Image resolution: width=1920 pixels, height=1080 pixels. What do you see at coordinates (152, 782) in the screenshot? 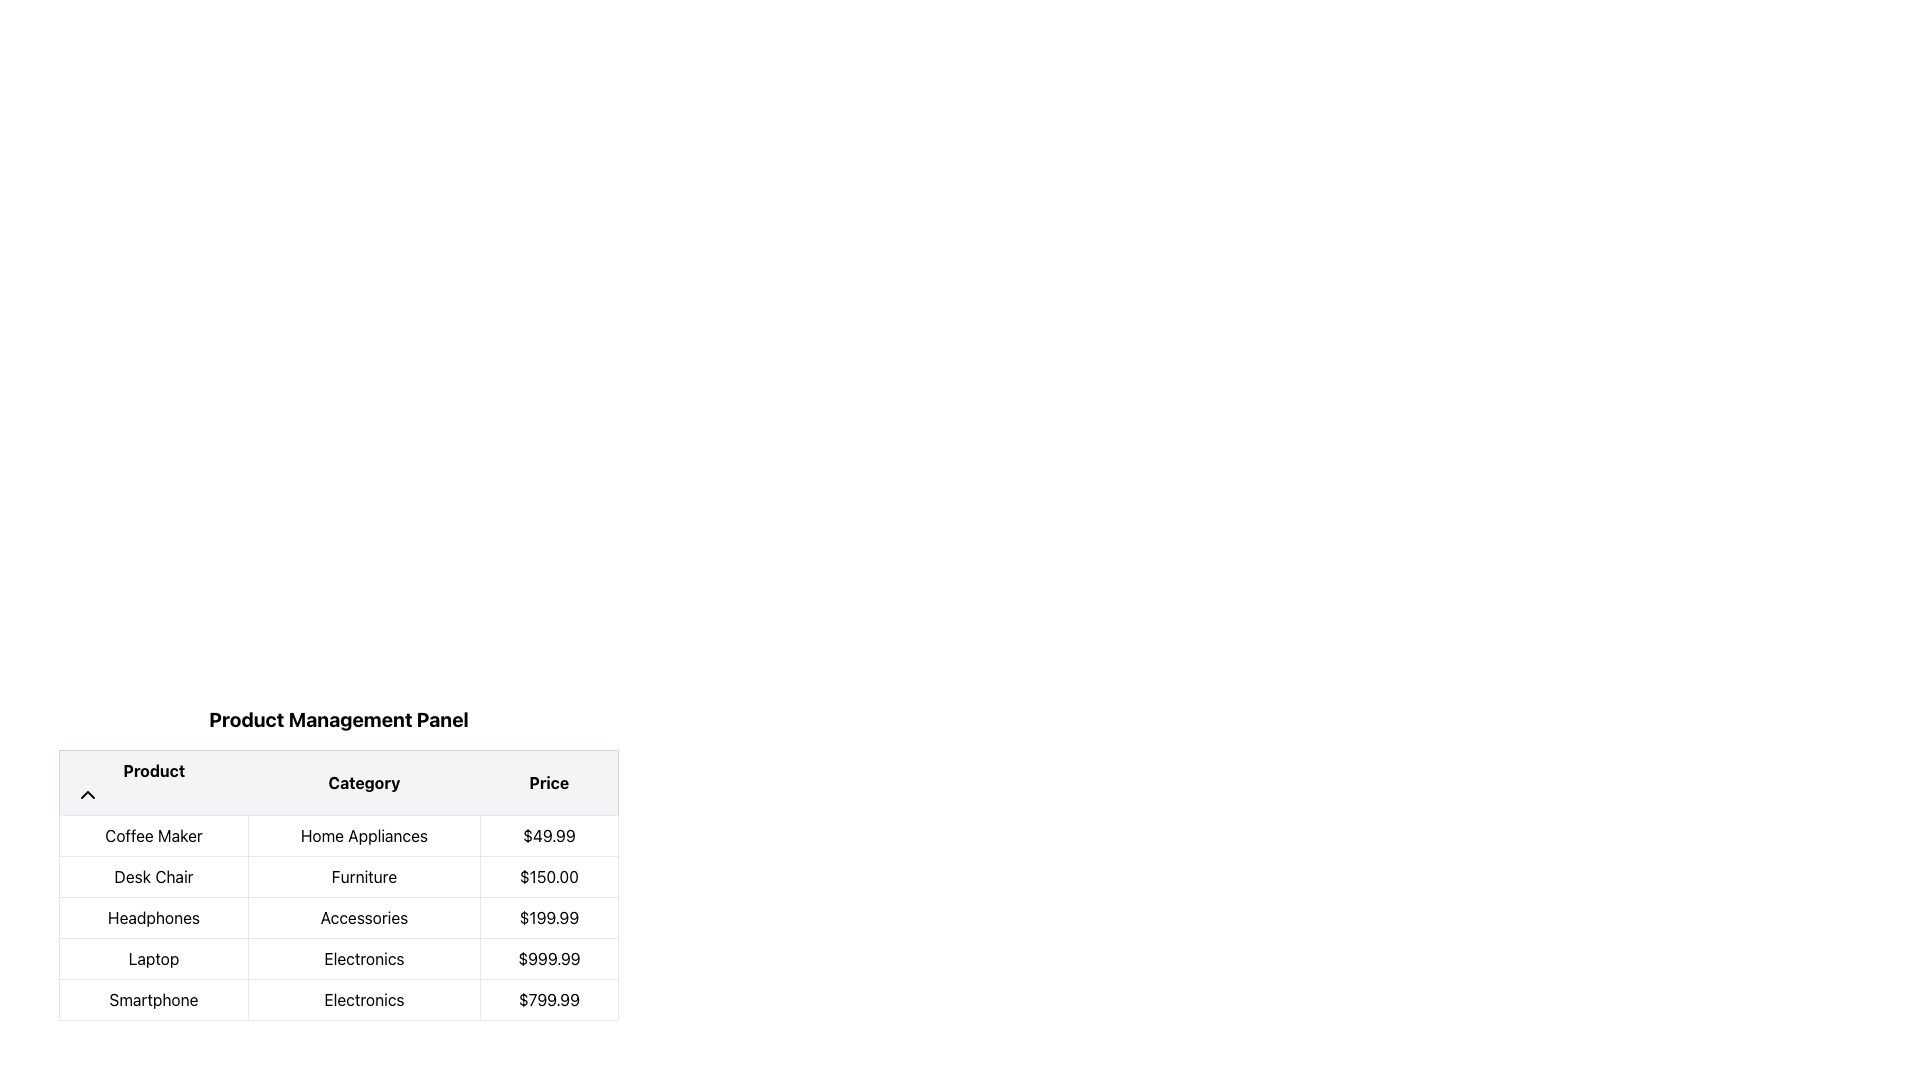
I see `the 'Product' static table header, which is the first cell in the header row styled in bold black text on a light gray background, with an upward-facing chevron icon to its left` at bounding box center [152, 782].